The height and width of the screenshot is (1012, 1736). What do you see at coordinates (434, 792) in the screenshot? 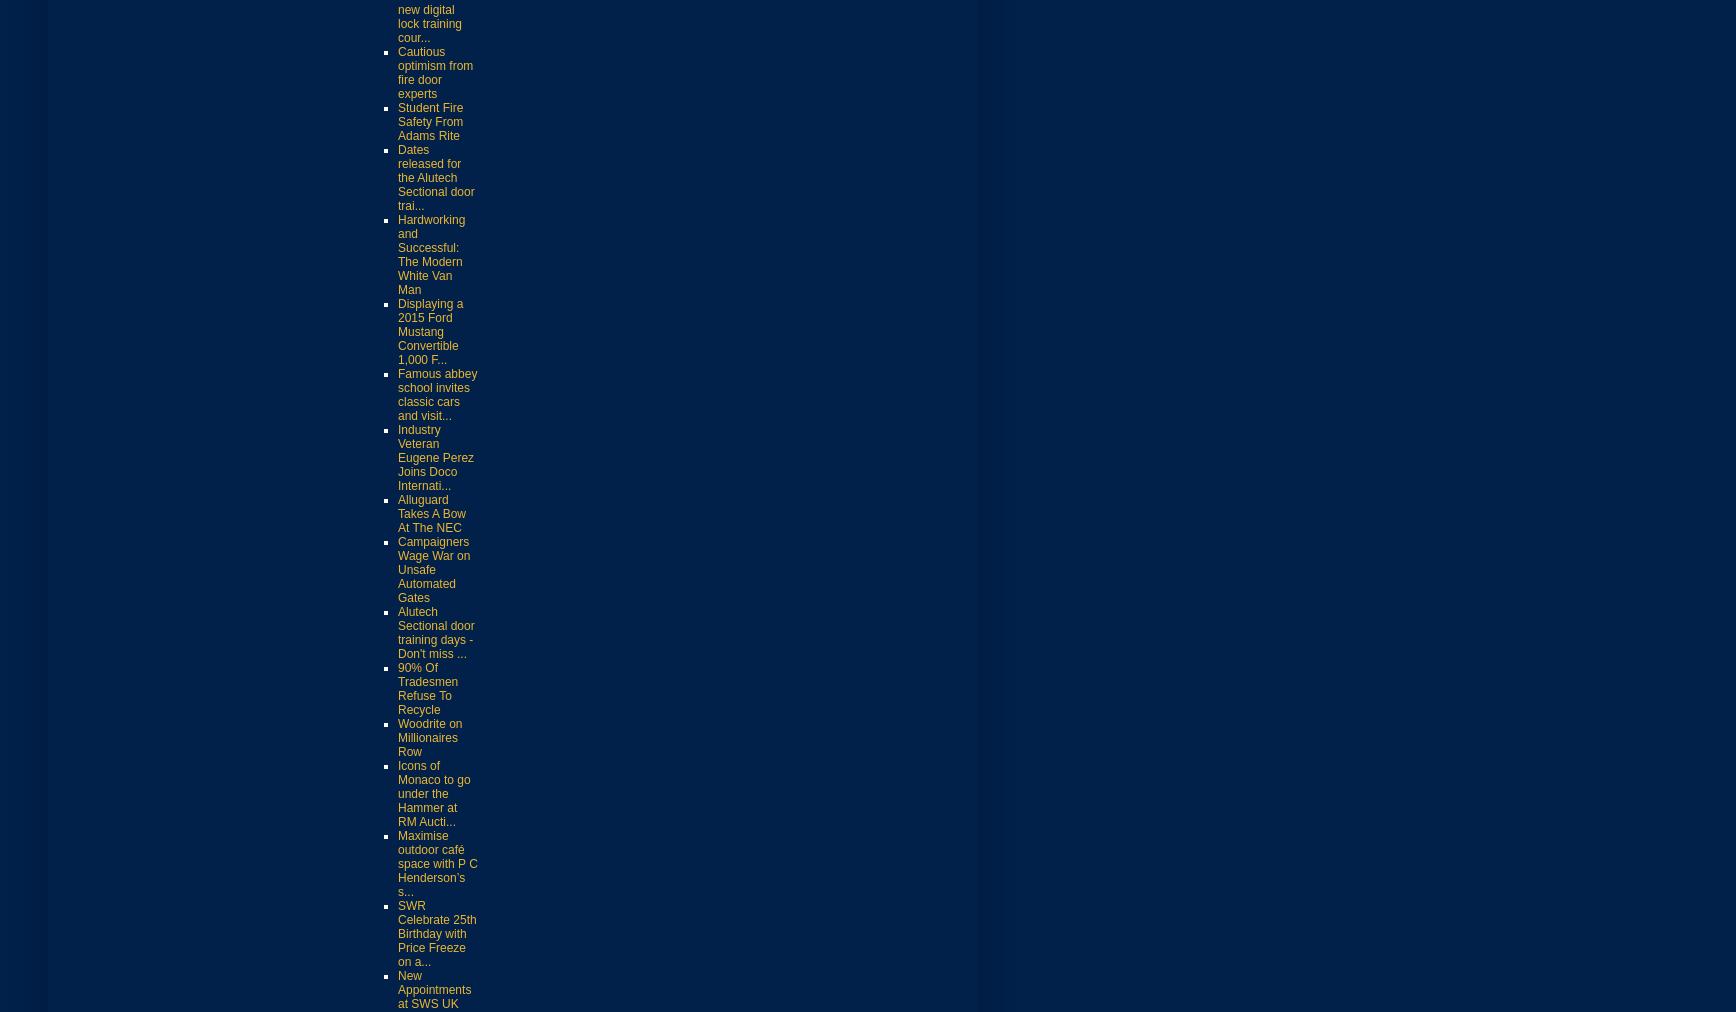
I see `'Icons of Monaco to go under the Hammer at RM Aucti...'` at bounding box center [434, 792].